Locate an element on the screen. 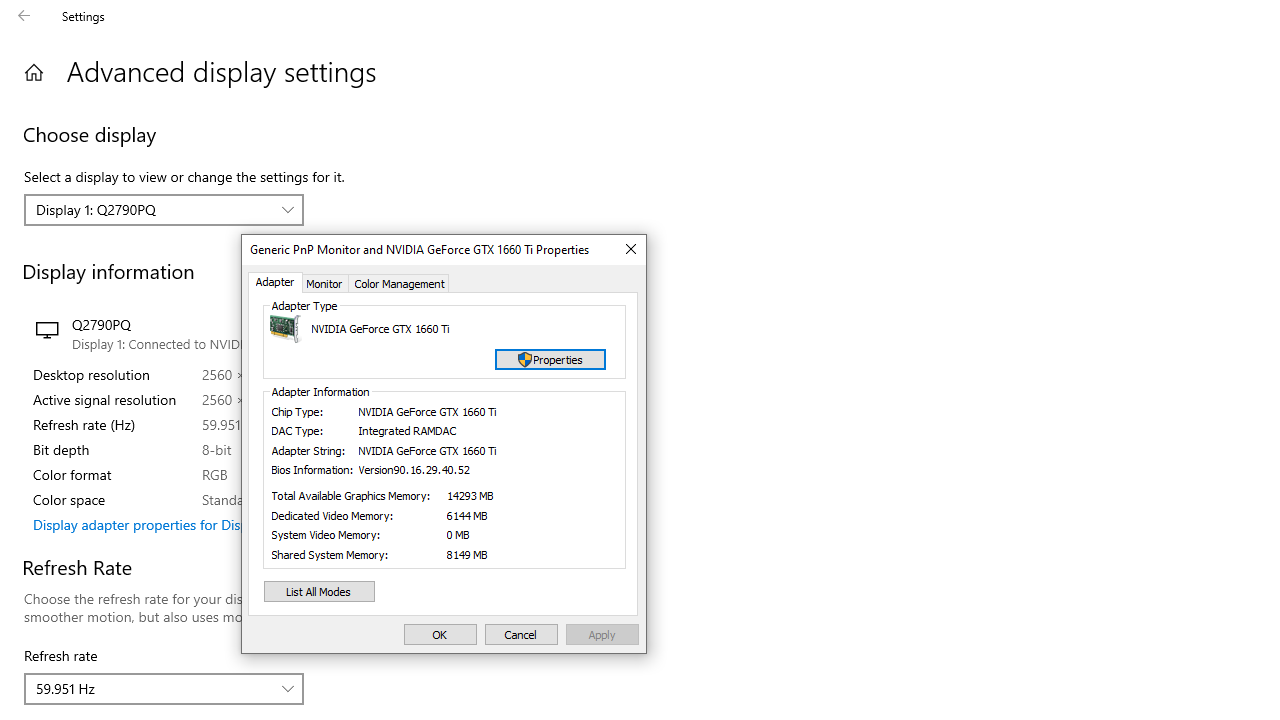 The image size is (1280, 720). 'Apply' is located at coordinates (601, 634).